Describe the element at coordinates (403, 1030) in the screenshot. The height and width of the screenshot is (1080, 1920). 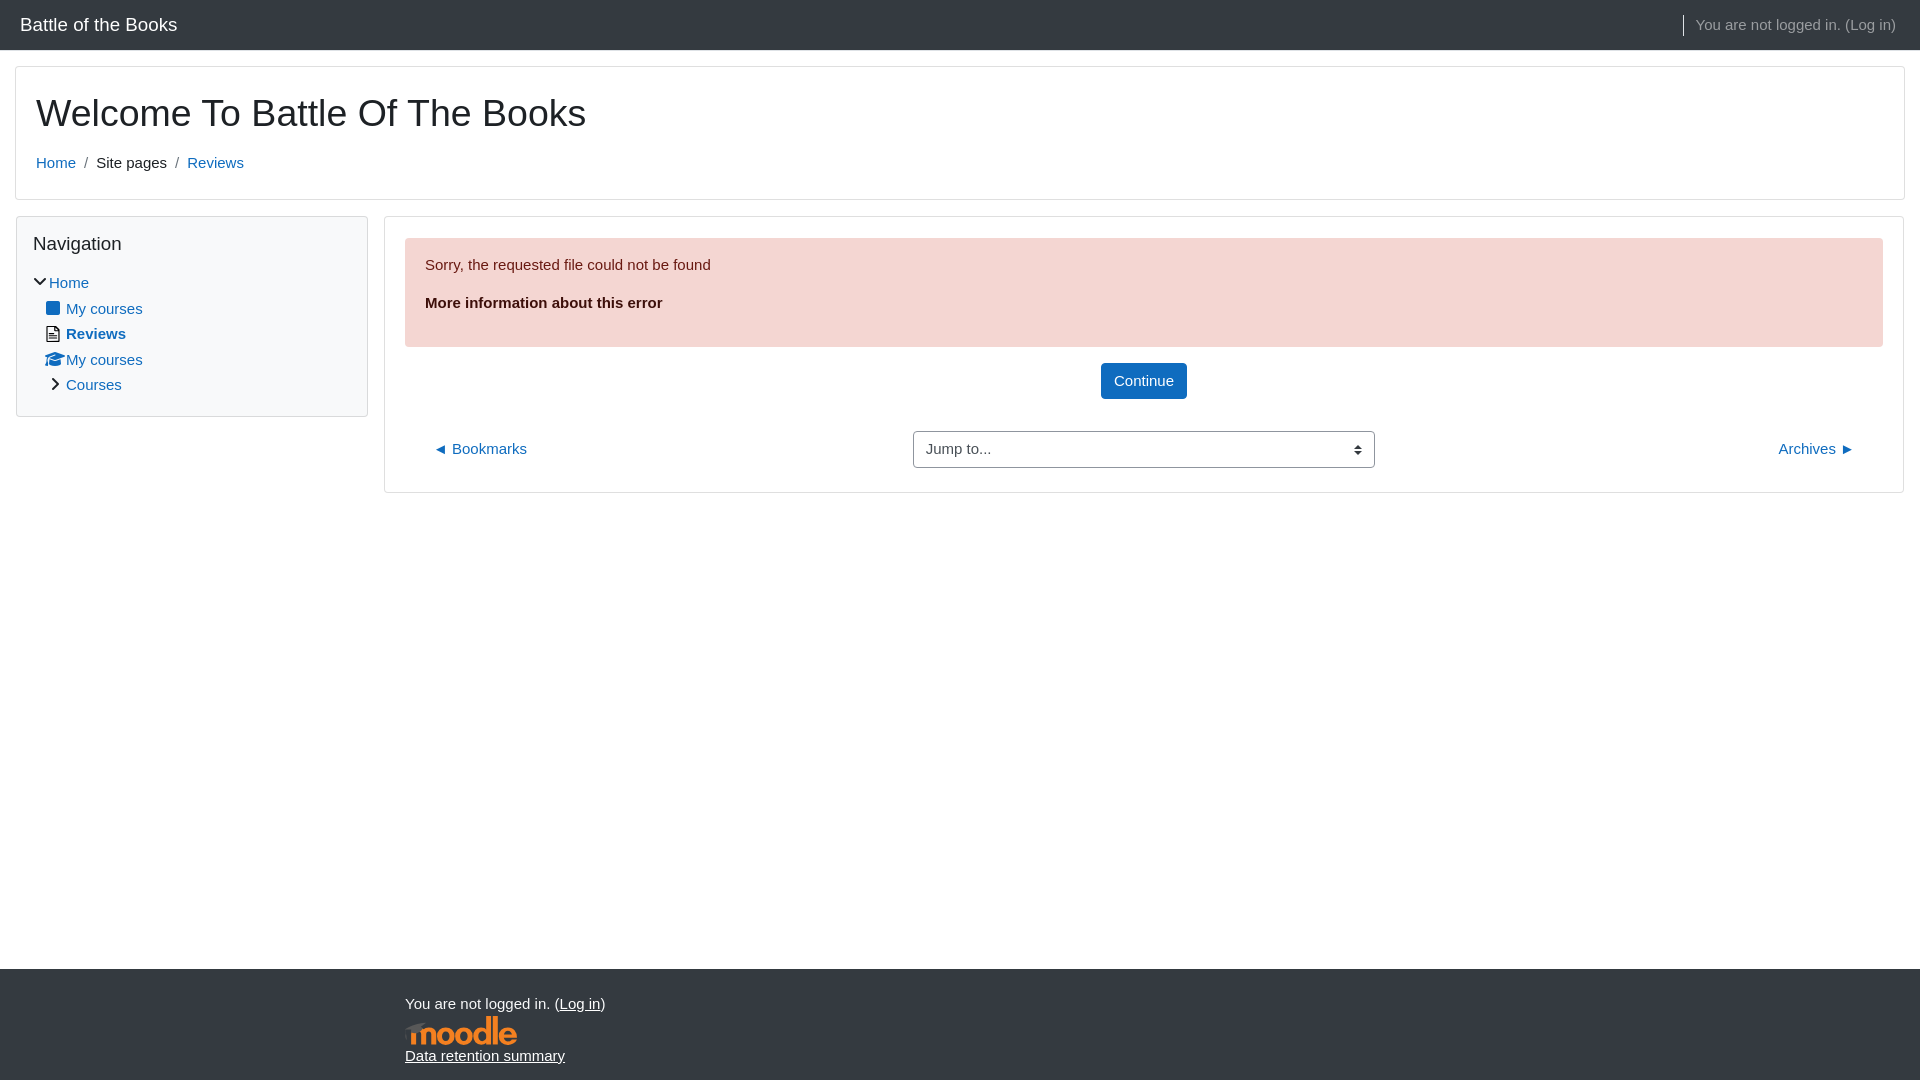
I see `'Moodle'` at that location.